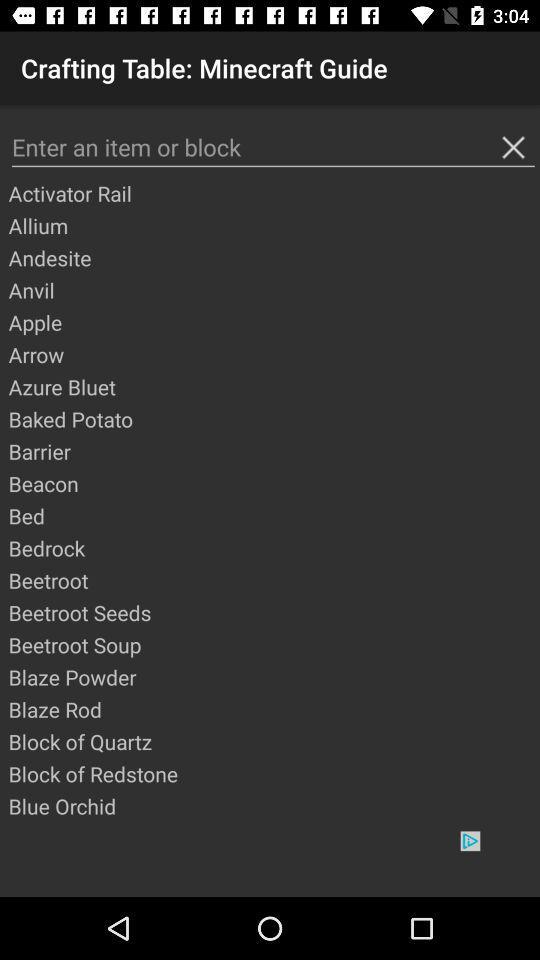 Image resolution: width=540 pixels, height=960 pixels. I want to click on bedrock item, so click(272, 548).